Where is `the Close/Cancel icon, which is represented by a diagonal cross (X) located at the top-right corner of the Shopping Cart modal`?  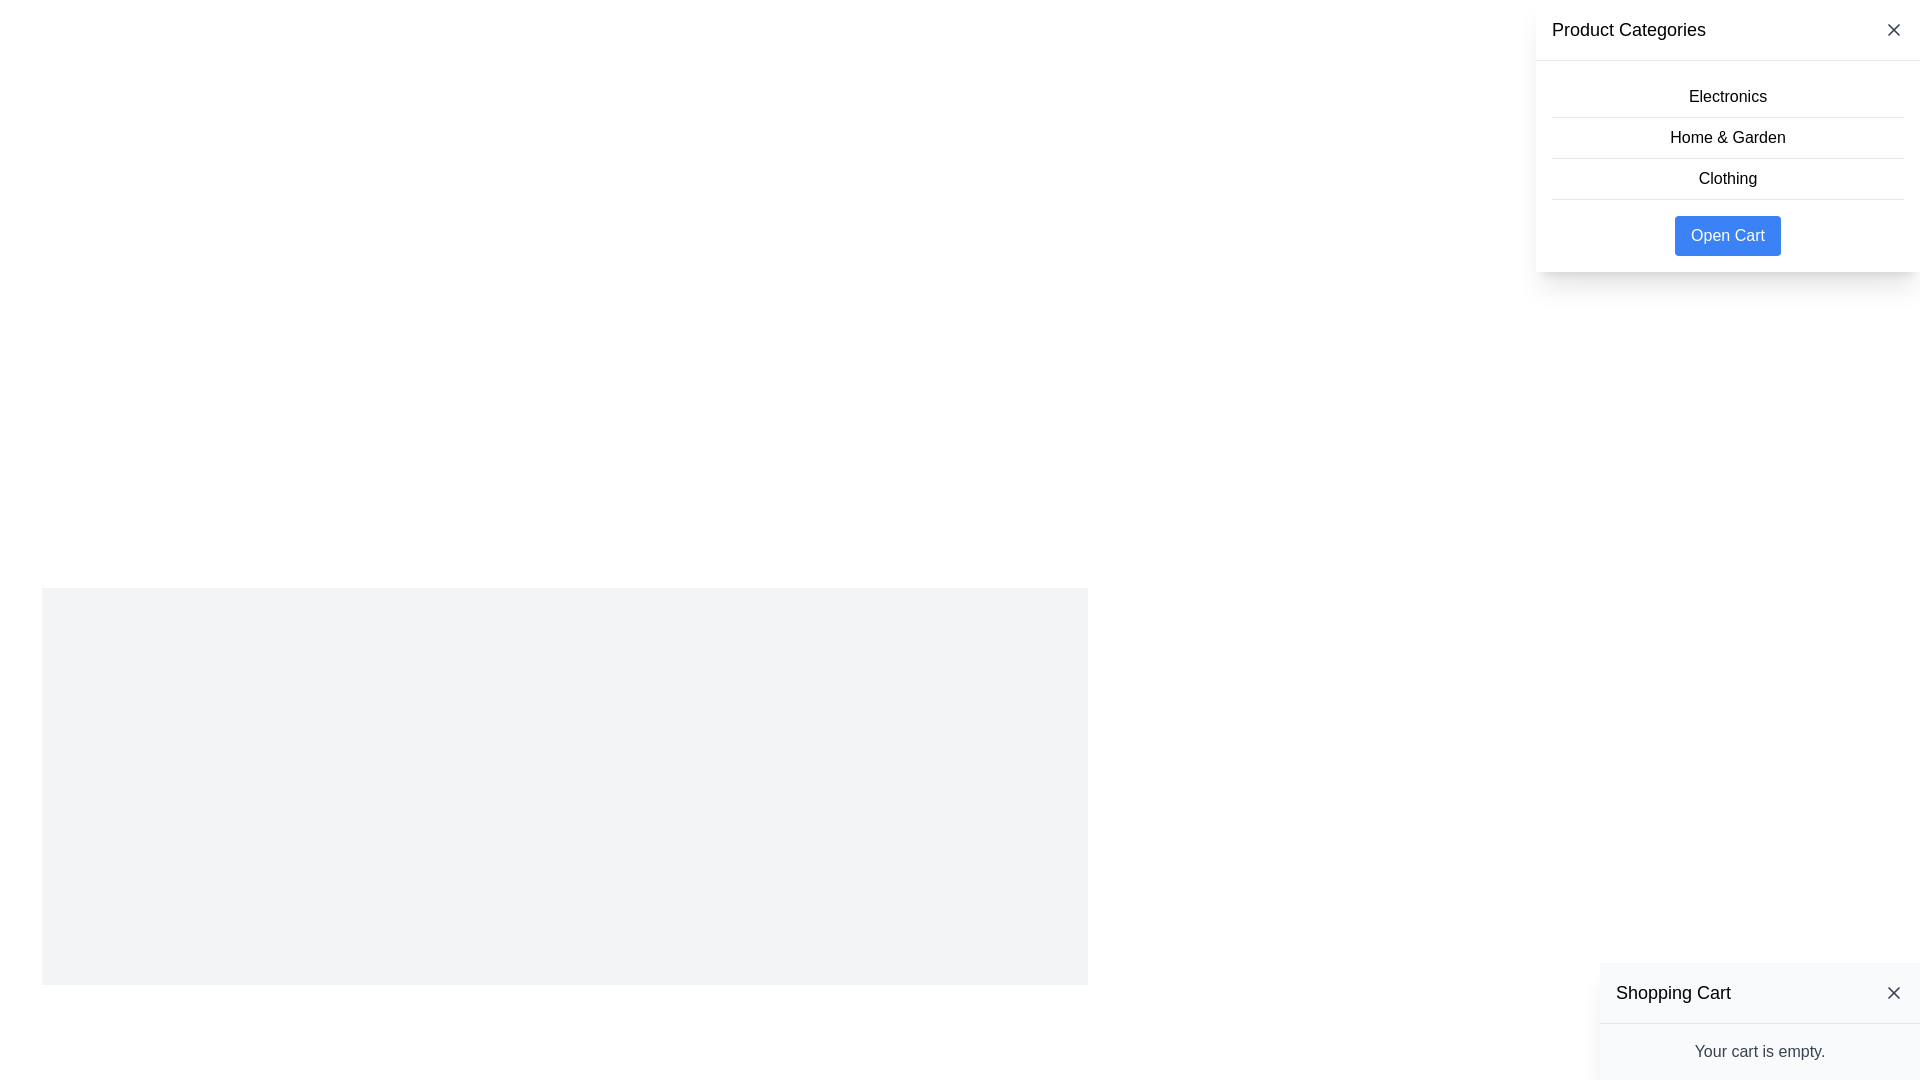
the Close/Cancel icon, which is represented by a diagonal cross (X) located at the top-right corner of the Shopping Cart modal is located at coordinates (1893, 992).